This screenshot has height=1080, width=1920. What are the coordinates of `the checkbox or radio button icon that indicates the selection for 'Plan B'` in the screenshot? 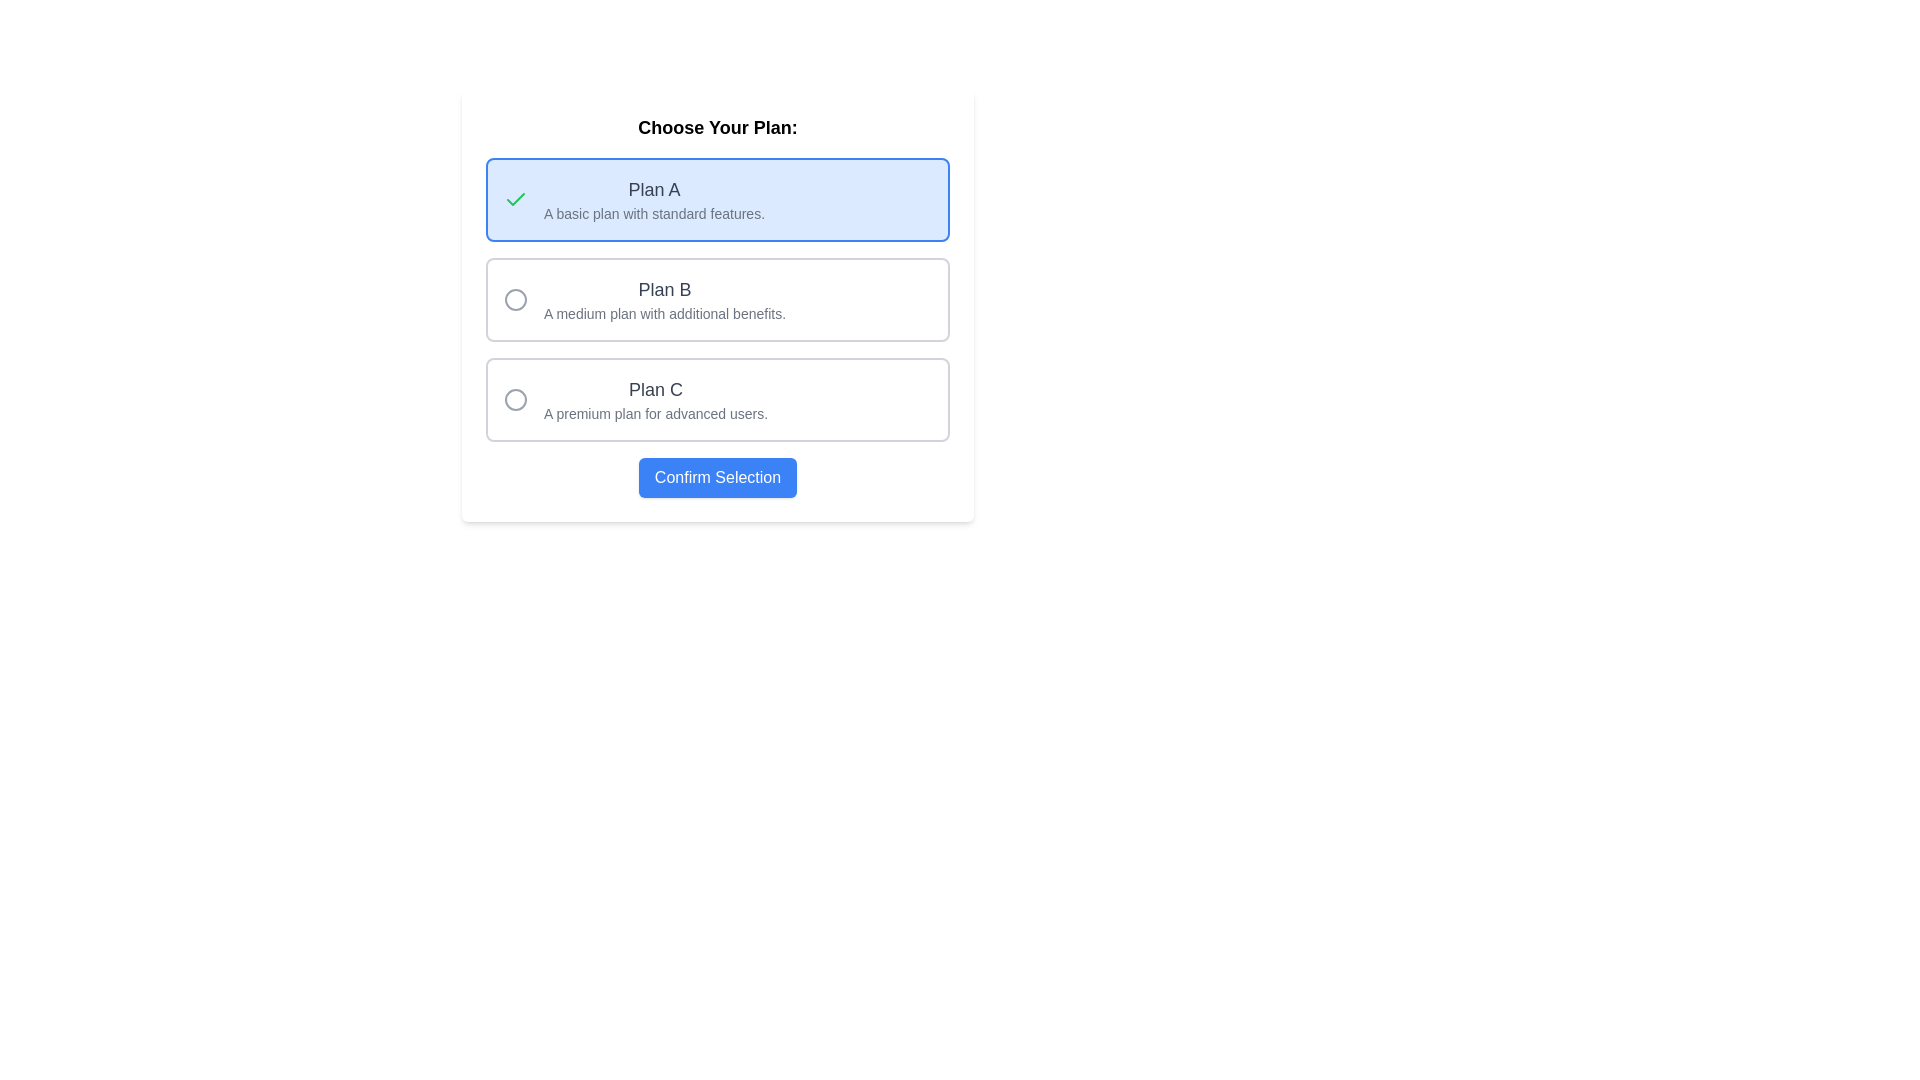 It's located at (515, 300).